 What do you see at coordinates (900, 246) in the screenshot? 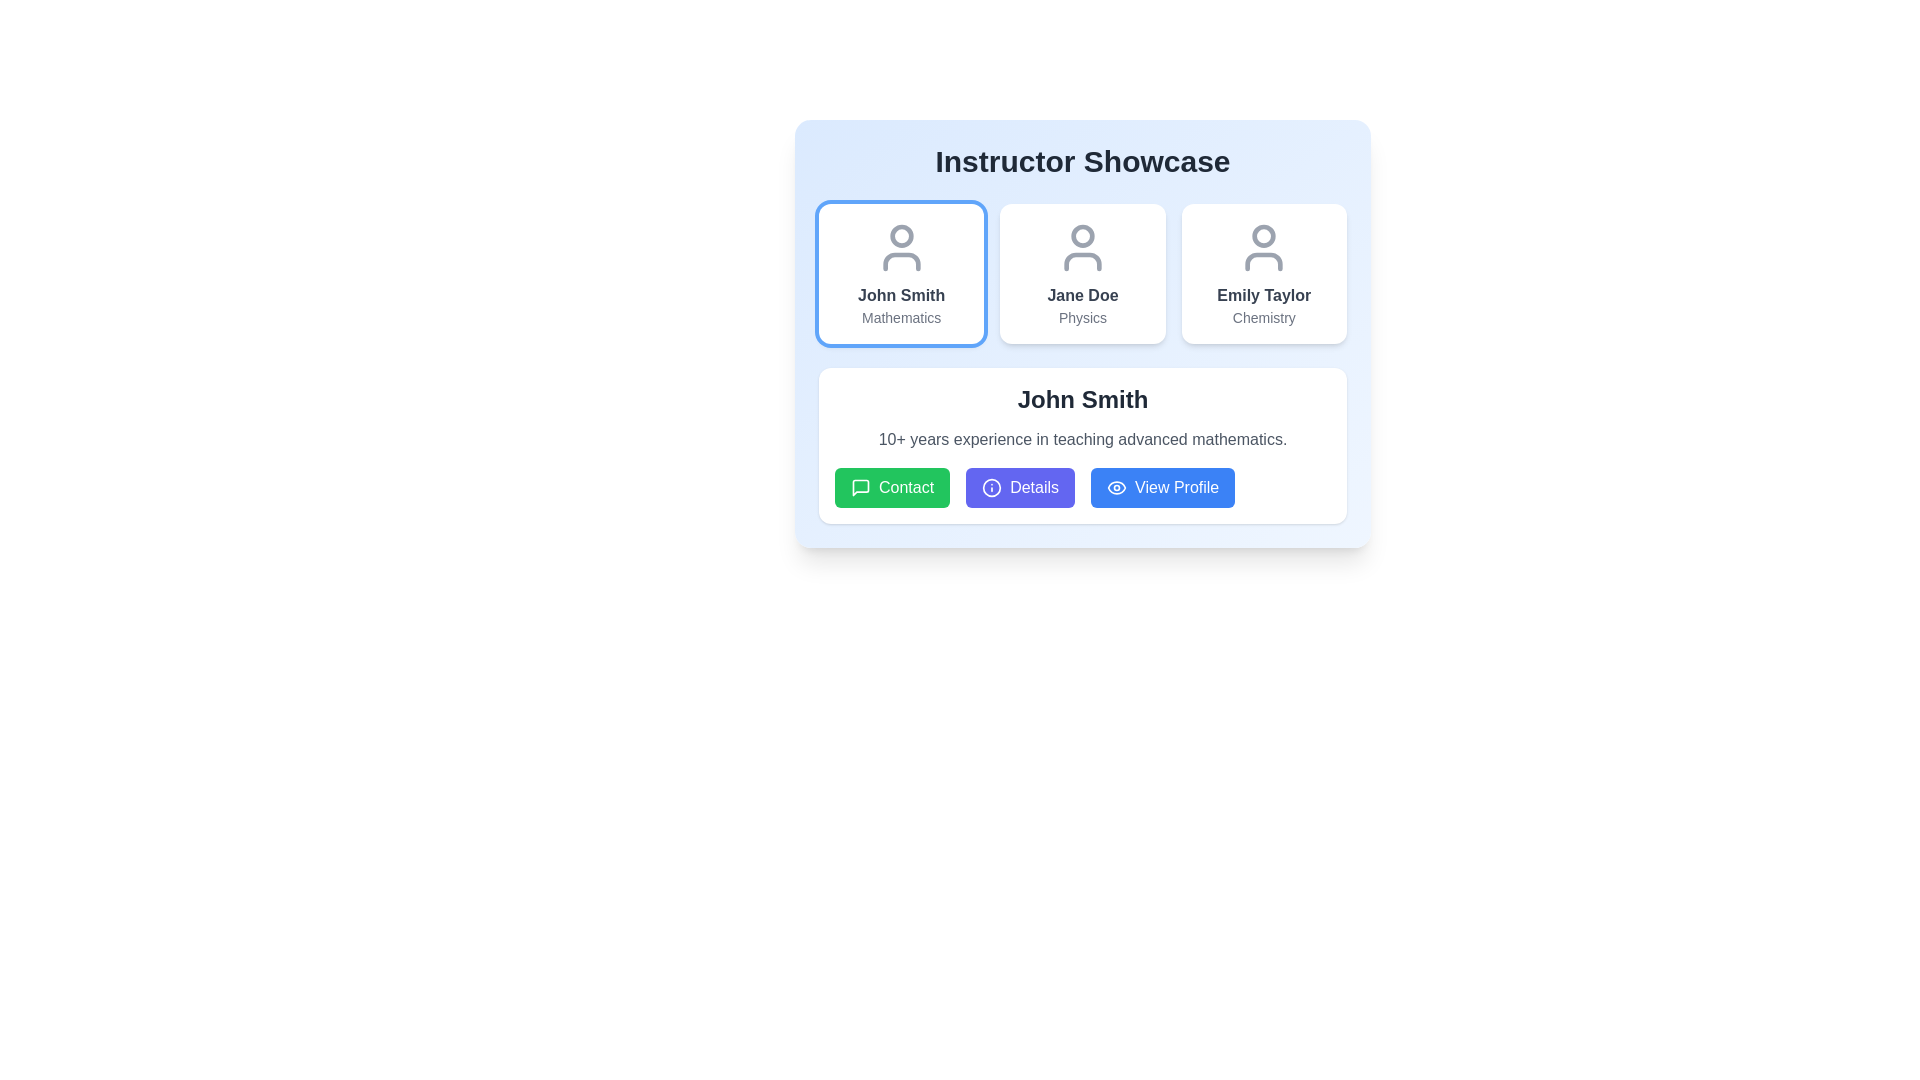
I see `the user profile icon, which is a gray silhouette on a white background, located at the center top of the box containing the name 'John Smith' and the text 'Mathematics'` at bounding box center [900, 246].